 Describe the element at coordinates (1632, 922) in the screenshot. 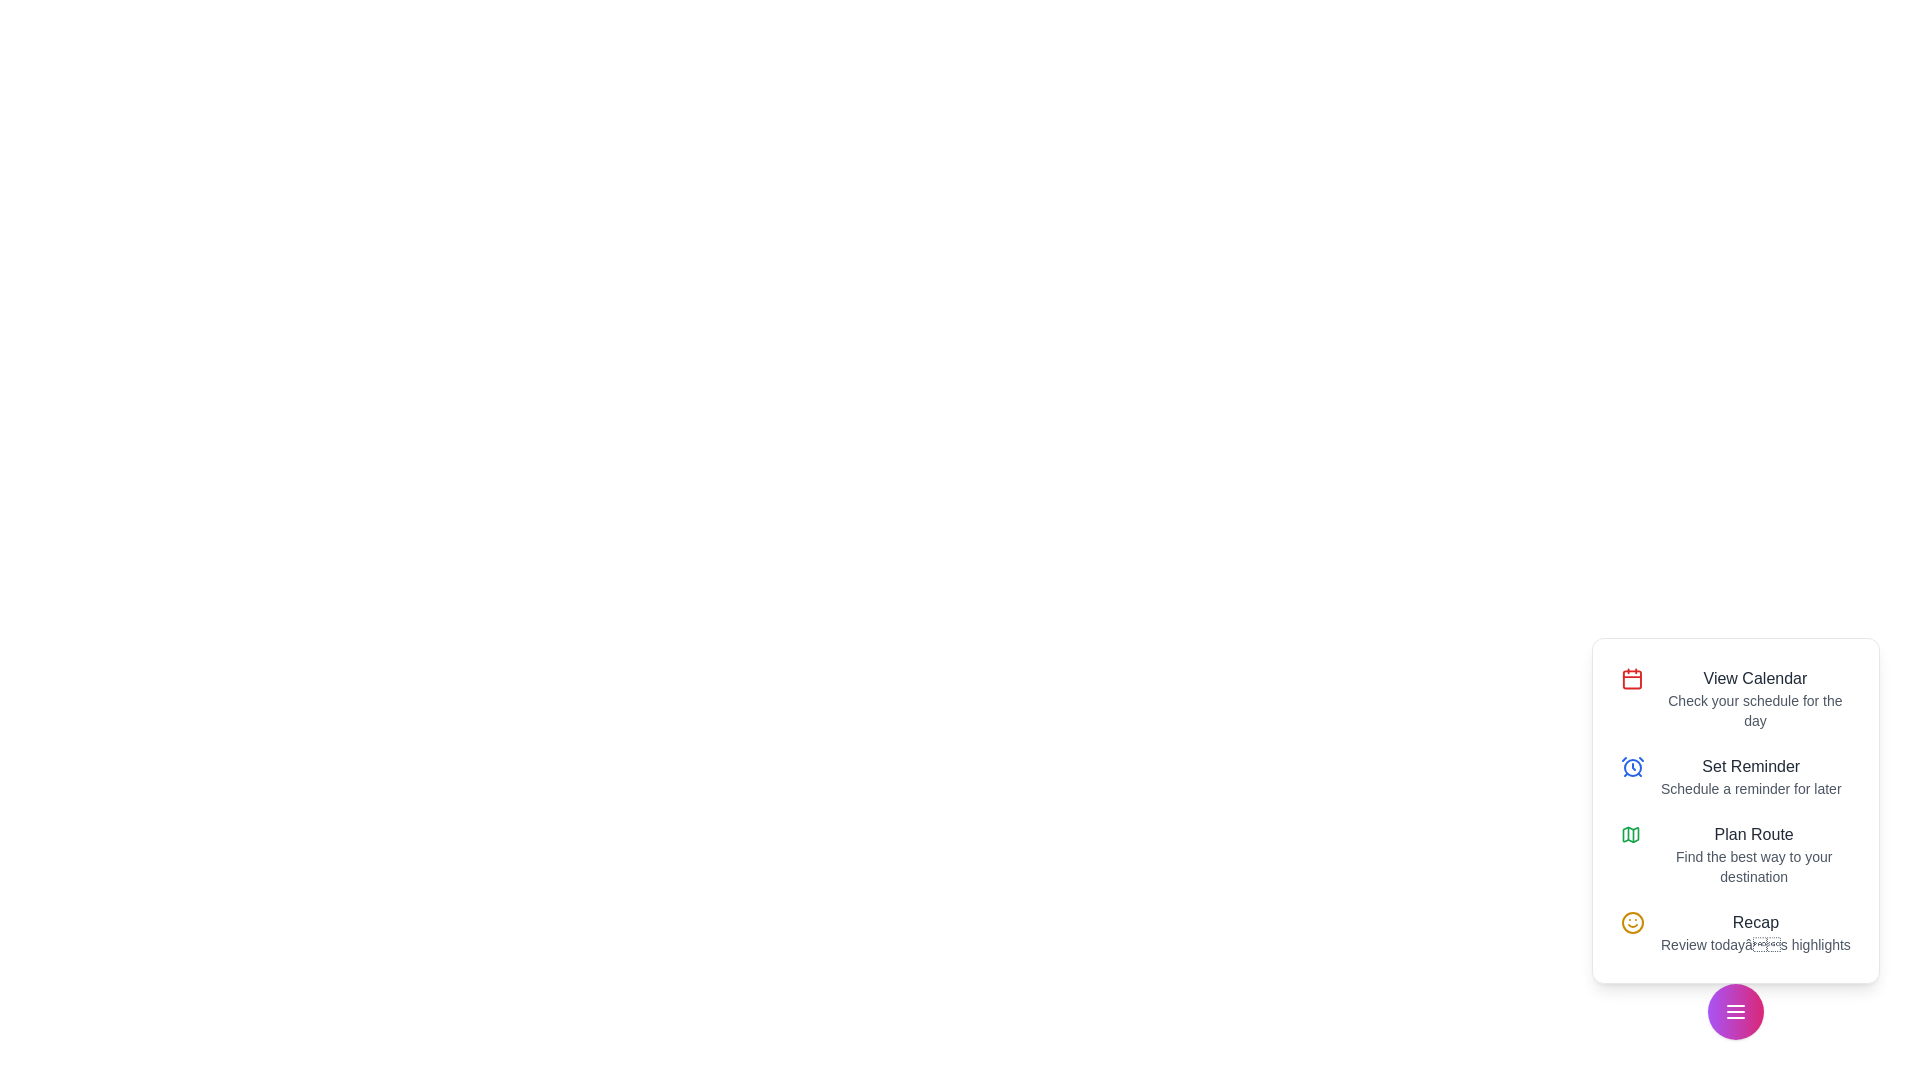

I see `the Recap icon to perform the corresponding action` at that location.